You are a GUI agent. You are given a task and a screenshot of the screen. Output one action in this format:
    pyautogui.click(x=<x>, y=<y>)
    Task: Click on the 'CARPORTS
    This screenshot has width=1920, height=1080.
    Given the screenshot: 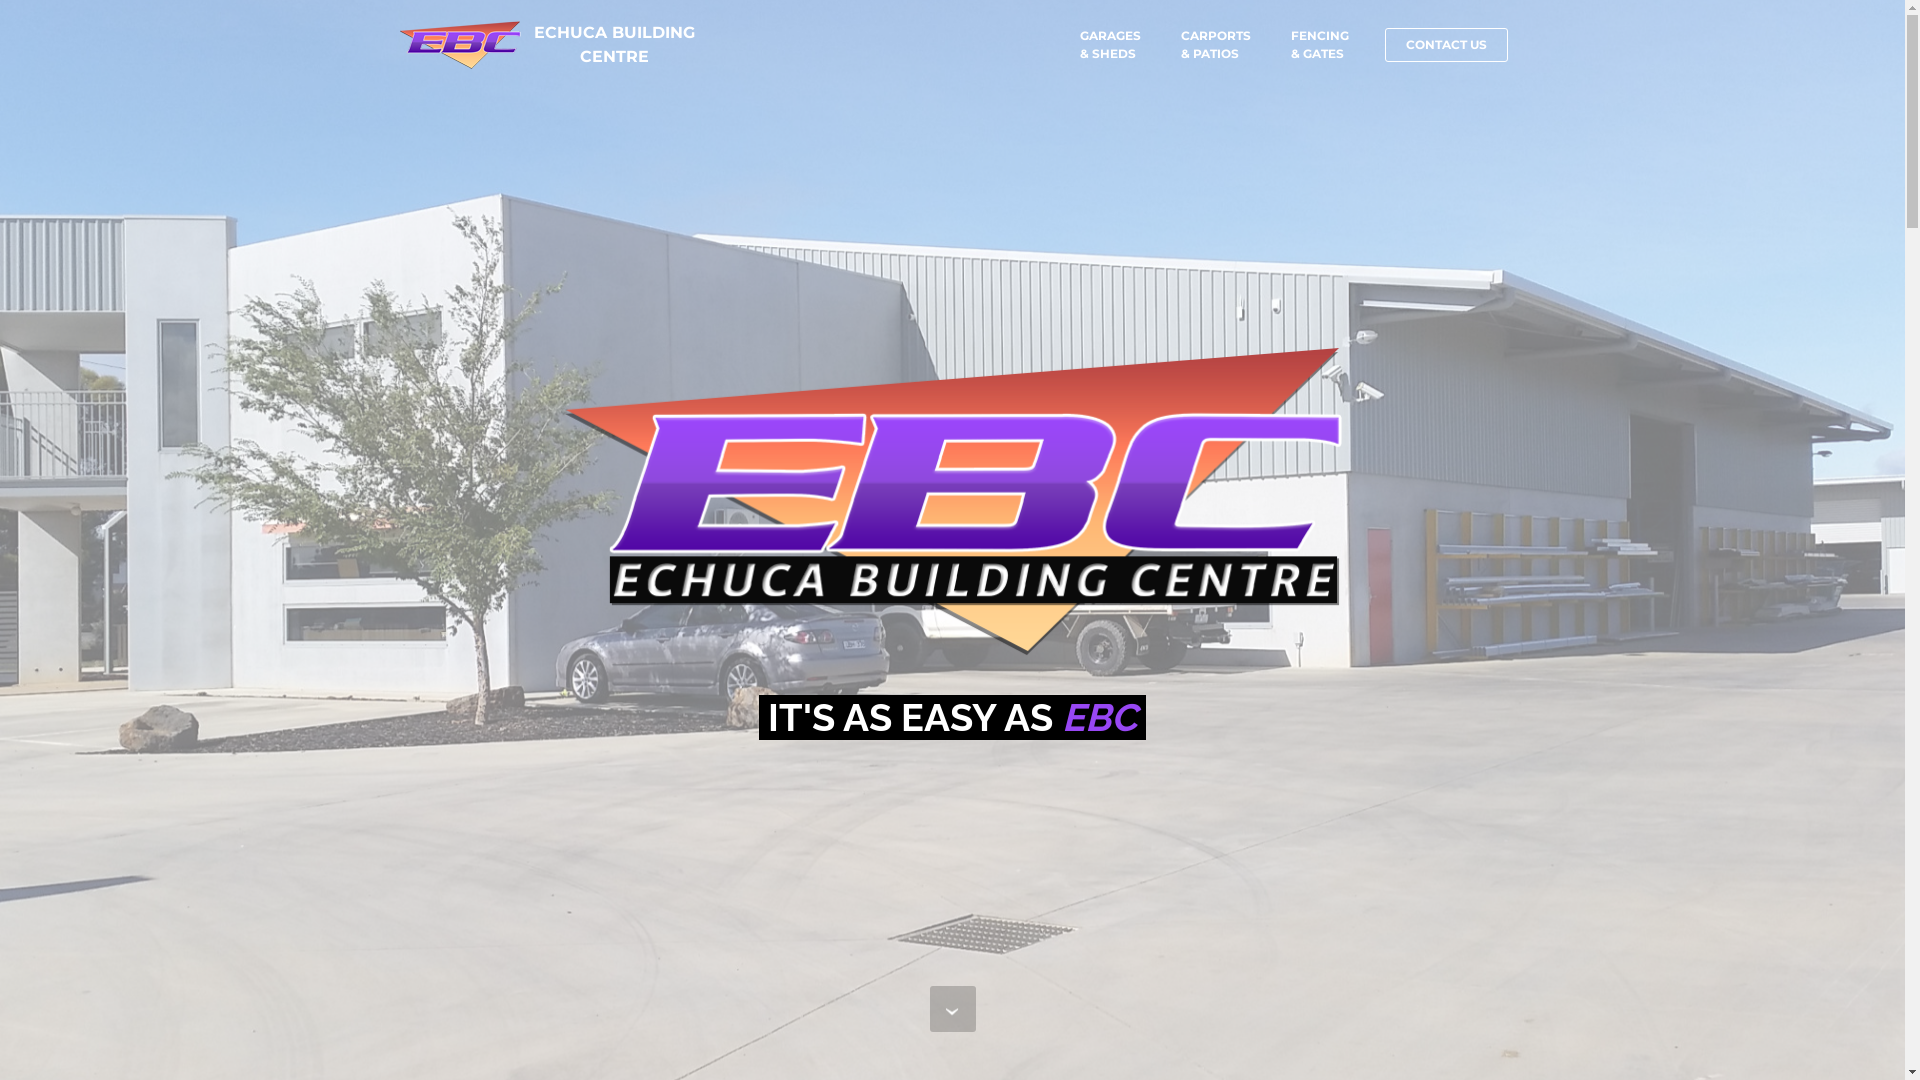 What is the action you would take?
    pyautogui.click(x=1213, y=45)
    